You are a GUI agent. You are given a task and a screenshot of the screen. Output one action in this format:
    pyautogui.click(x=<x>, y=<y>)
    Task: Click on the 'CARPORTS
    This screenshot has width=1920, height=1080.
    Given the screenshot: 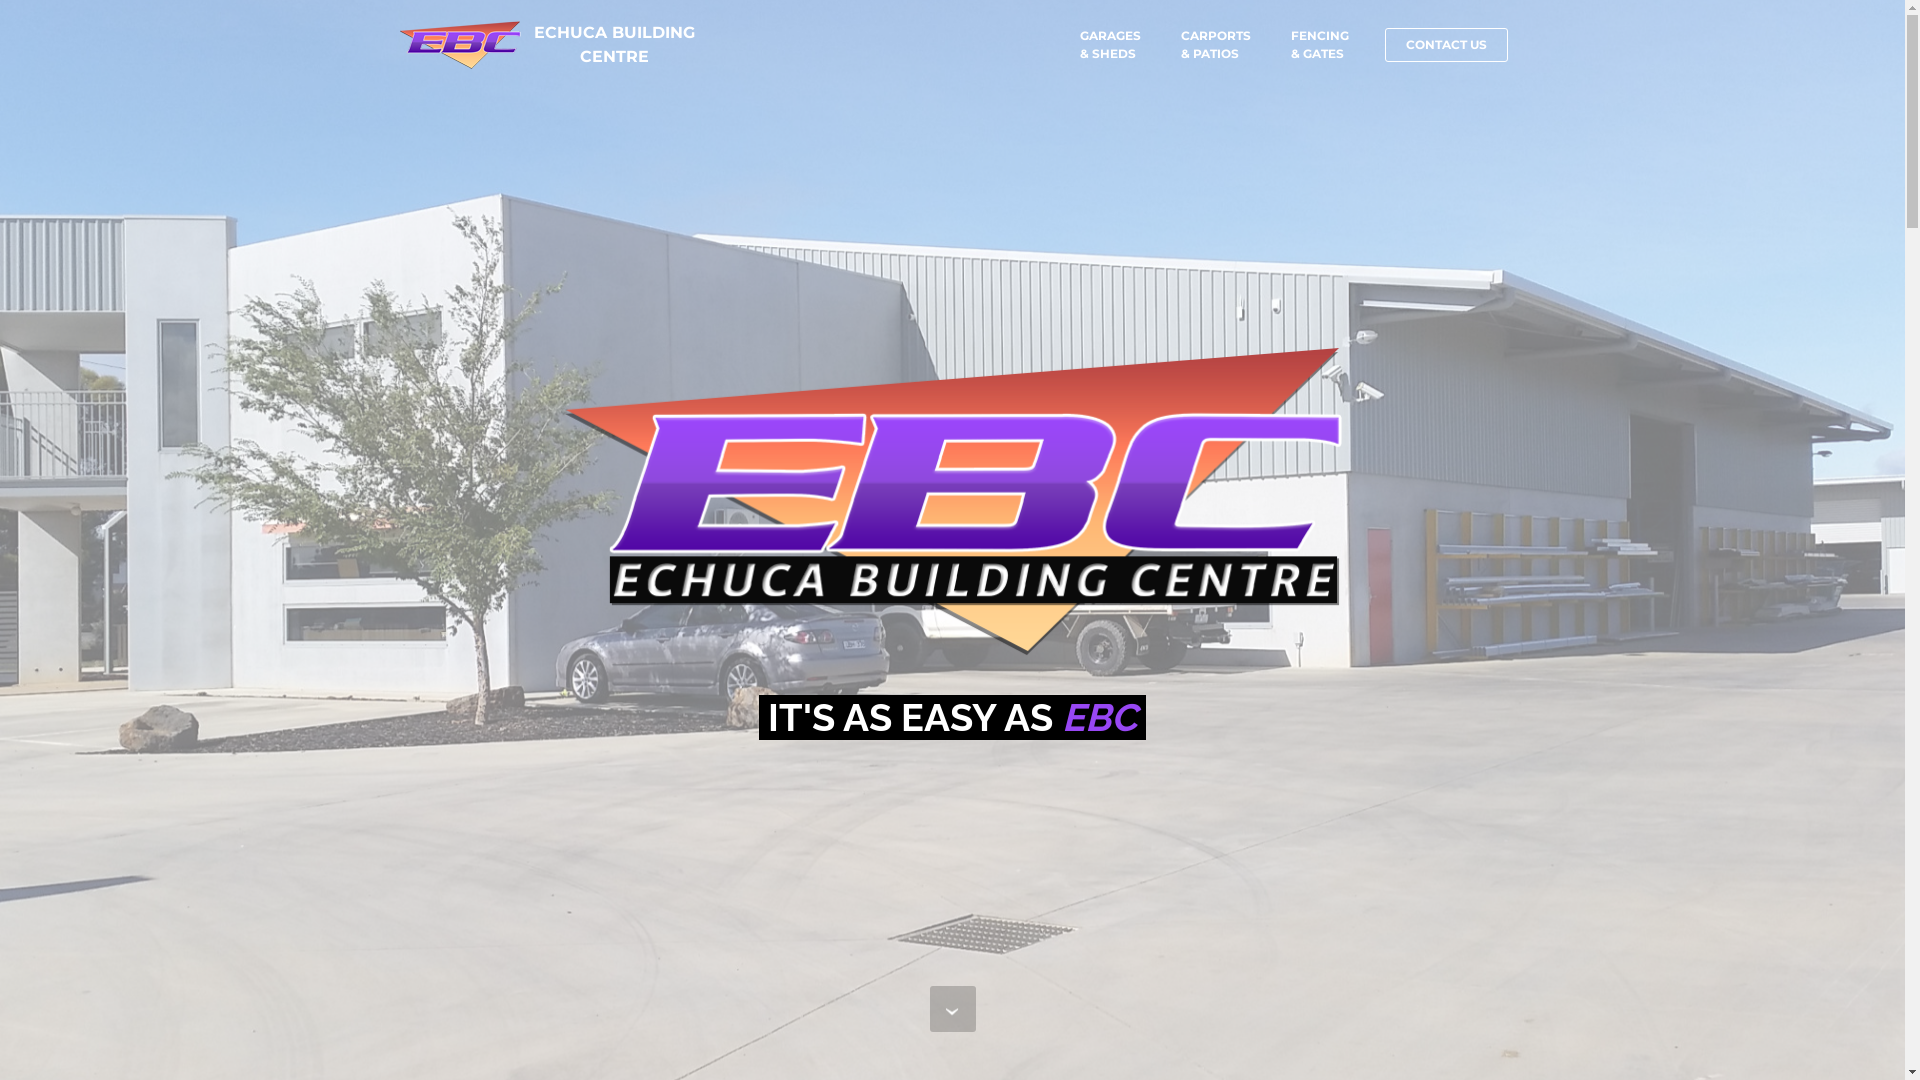 What is the action you would take?
    pyautogui.click(x=1213, y=45)
    